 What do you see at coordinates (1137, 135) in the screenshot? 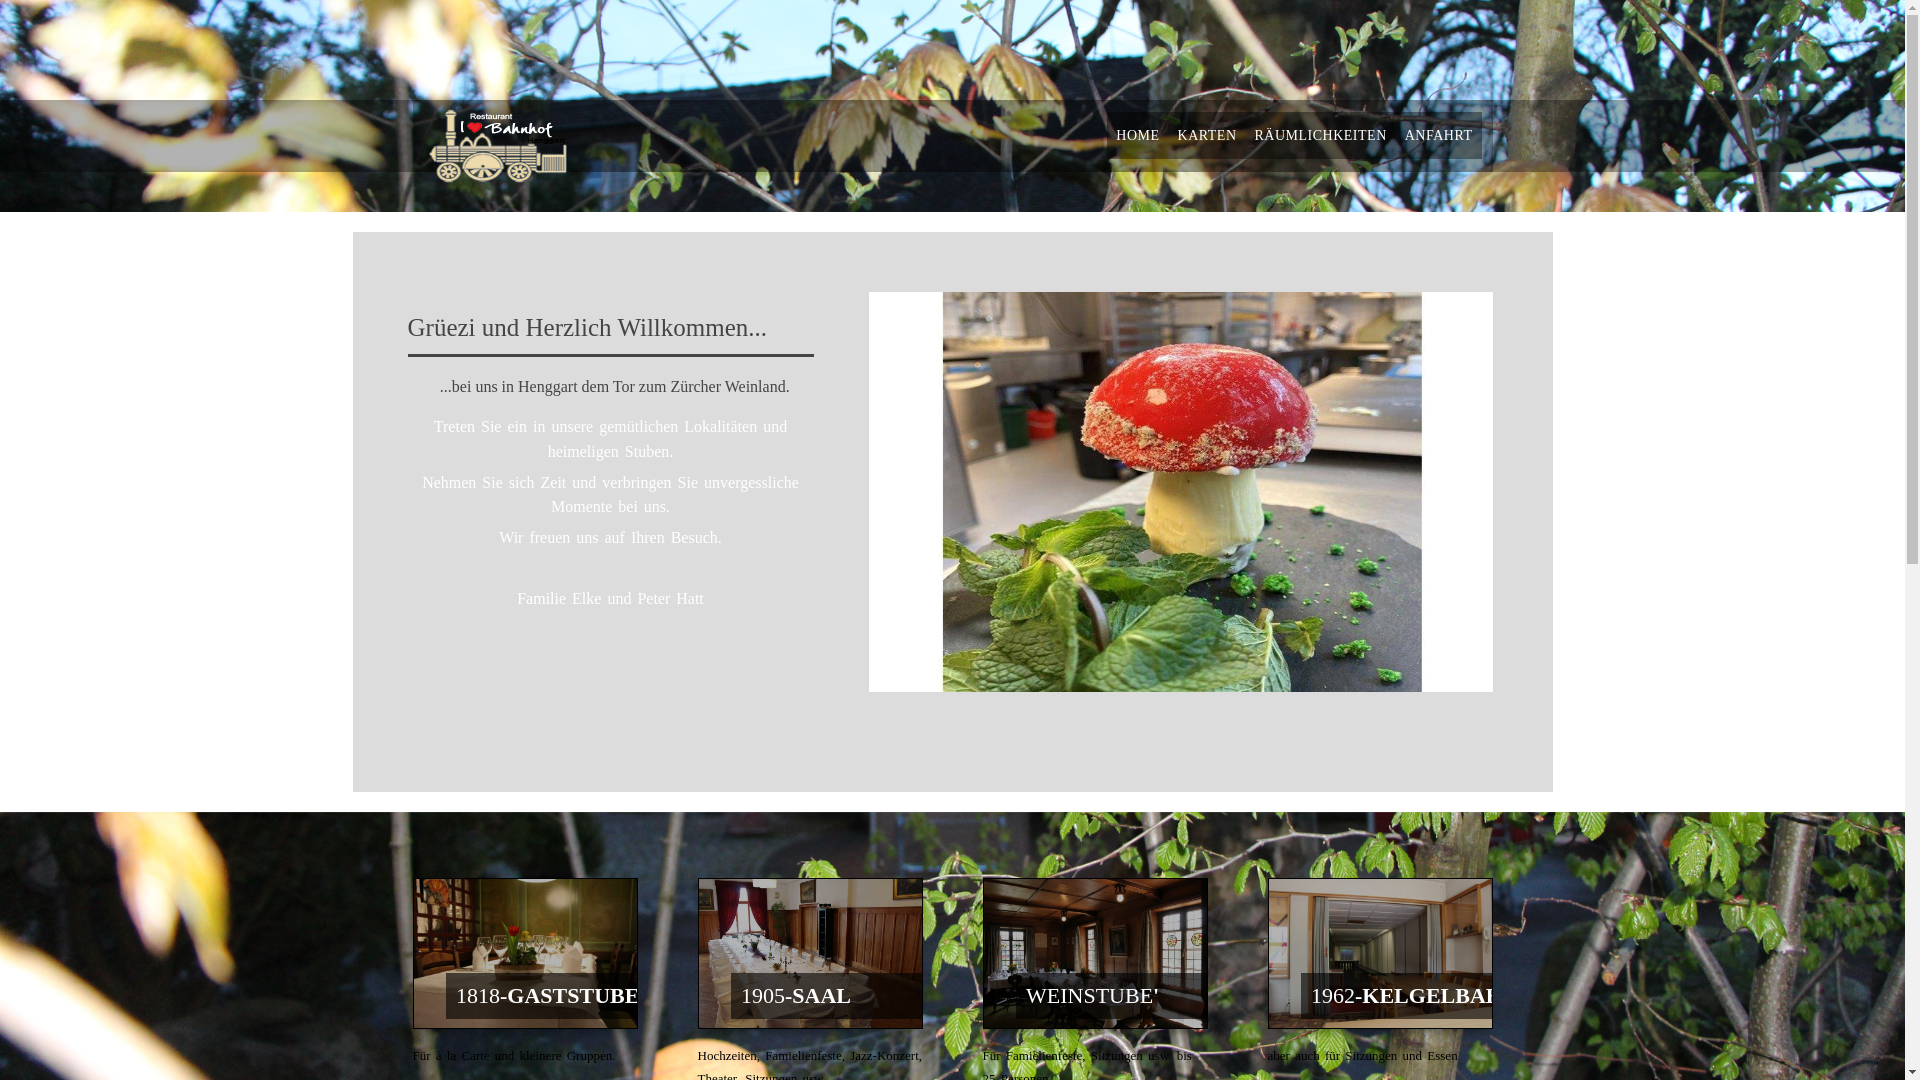
I see `'HOME'` at bounding box center [1137, 135].